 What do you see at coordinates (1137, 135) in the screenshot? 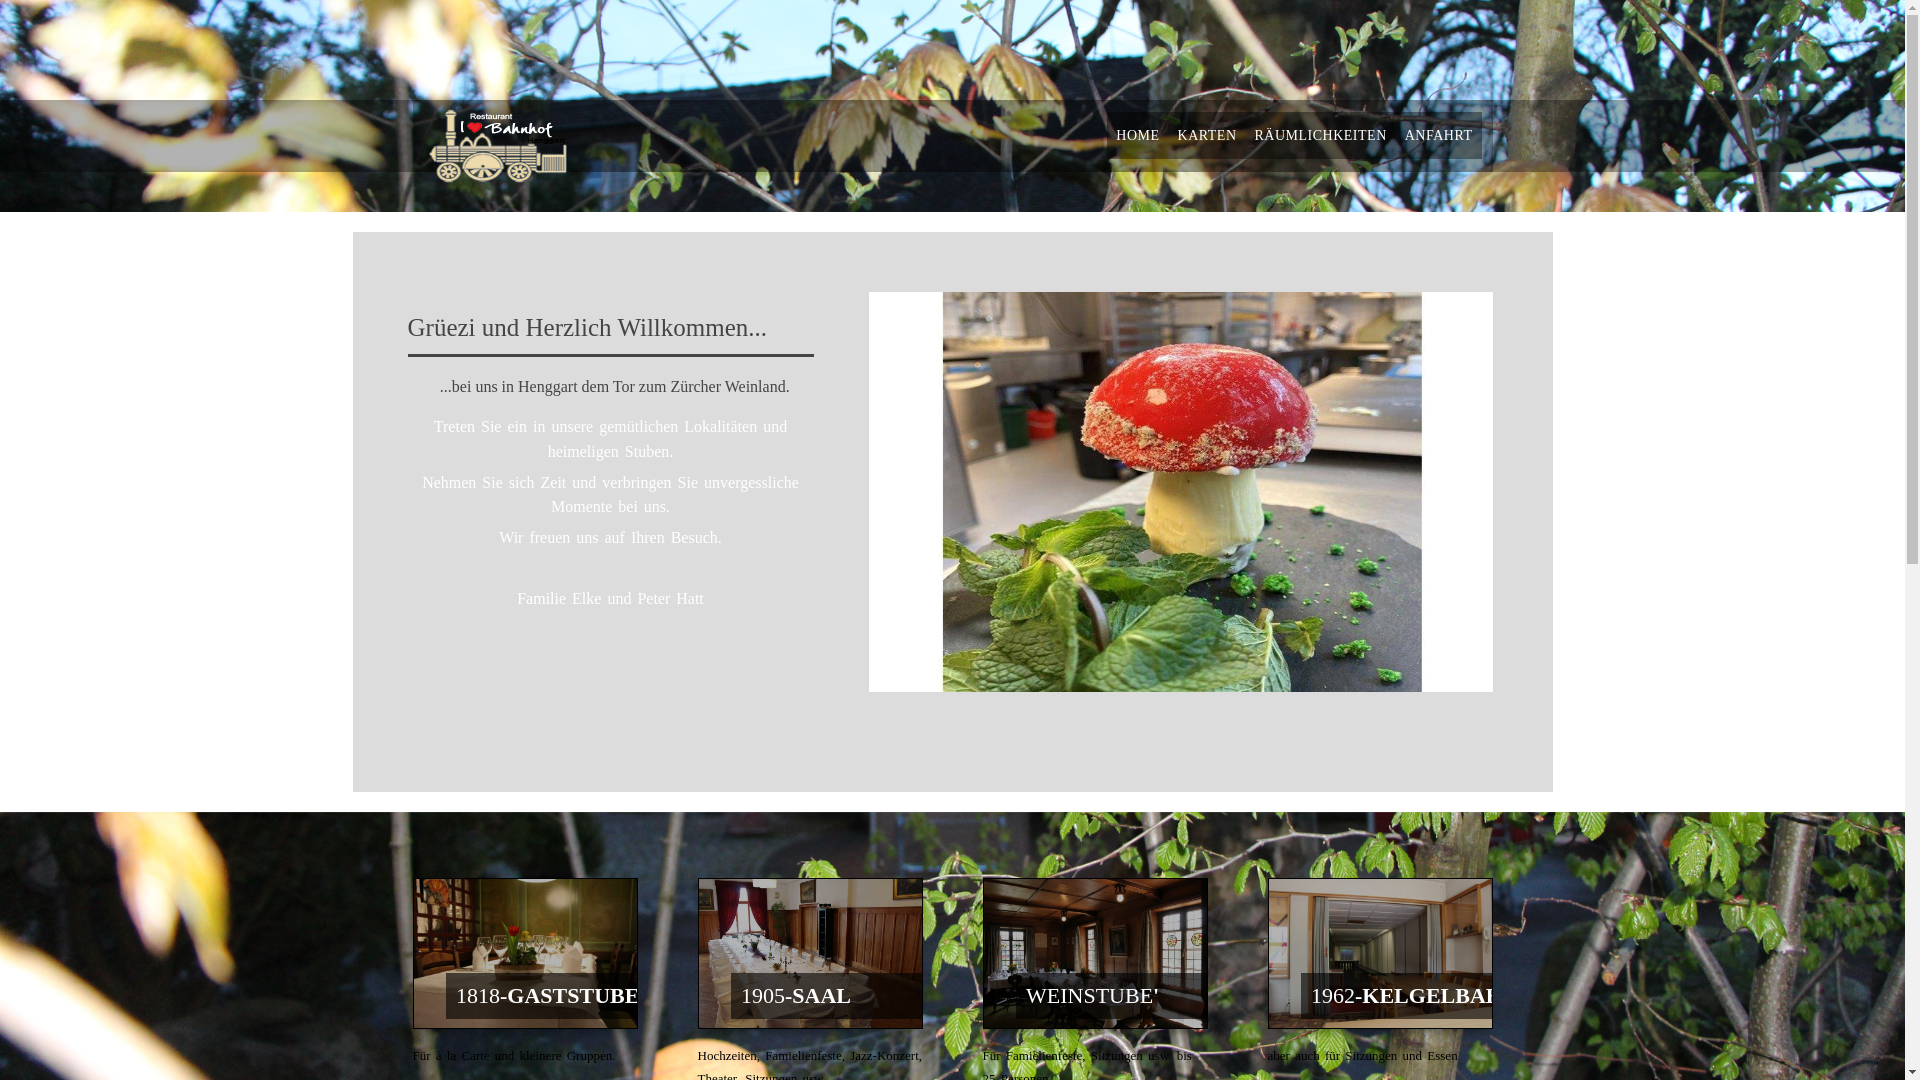
I see `'HOME'` at bounding box center [1137, 135].